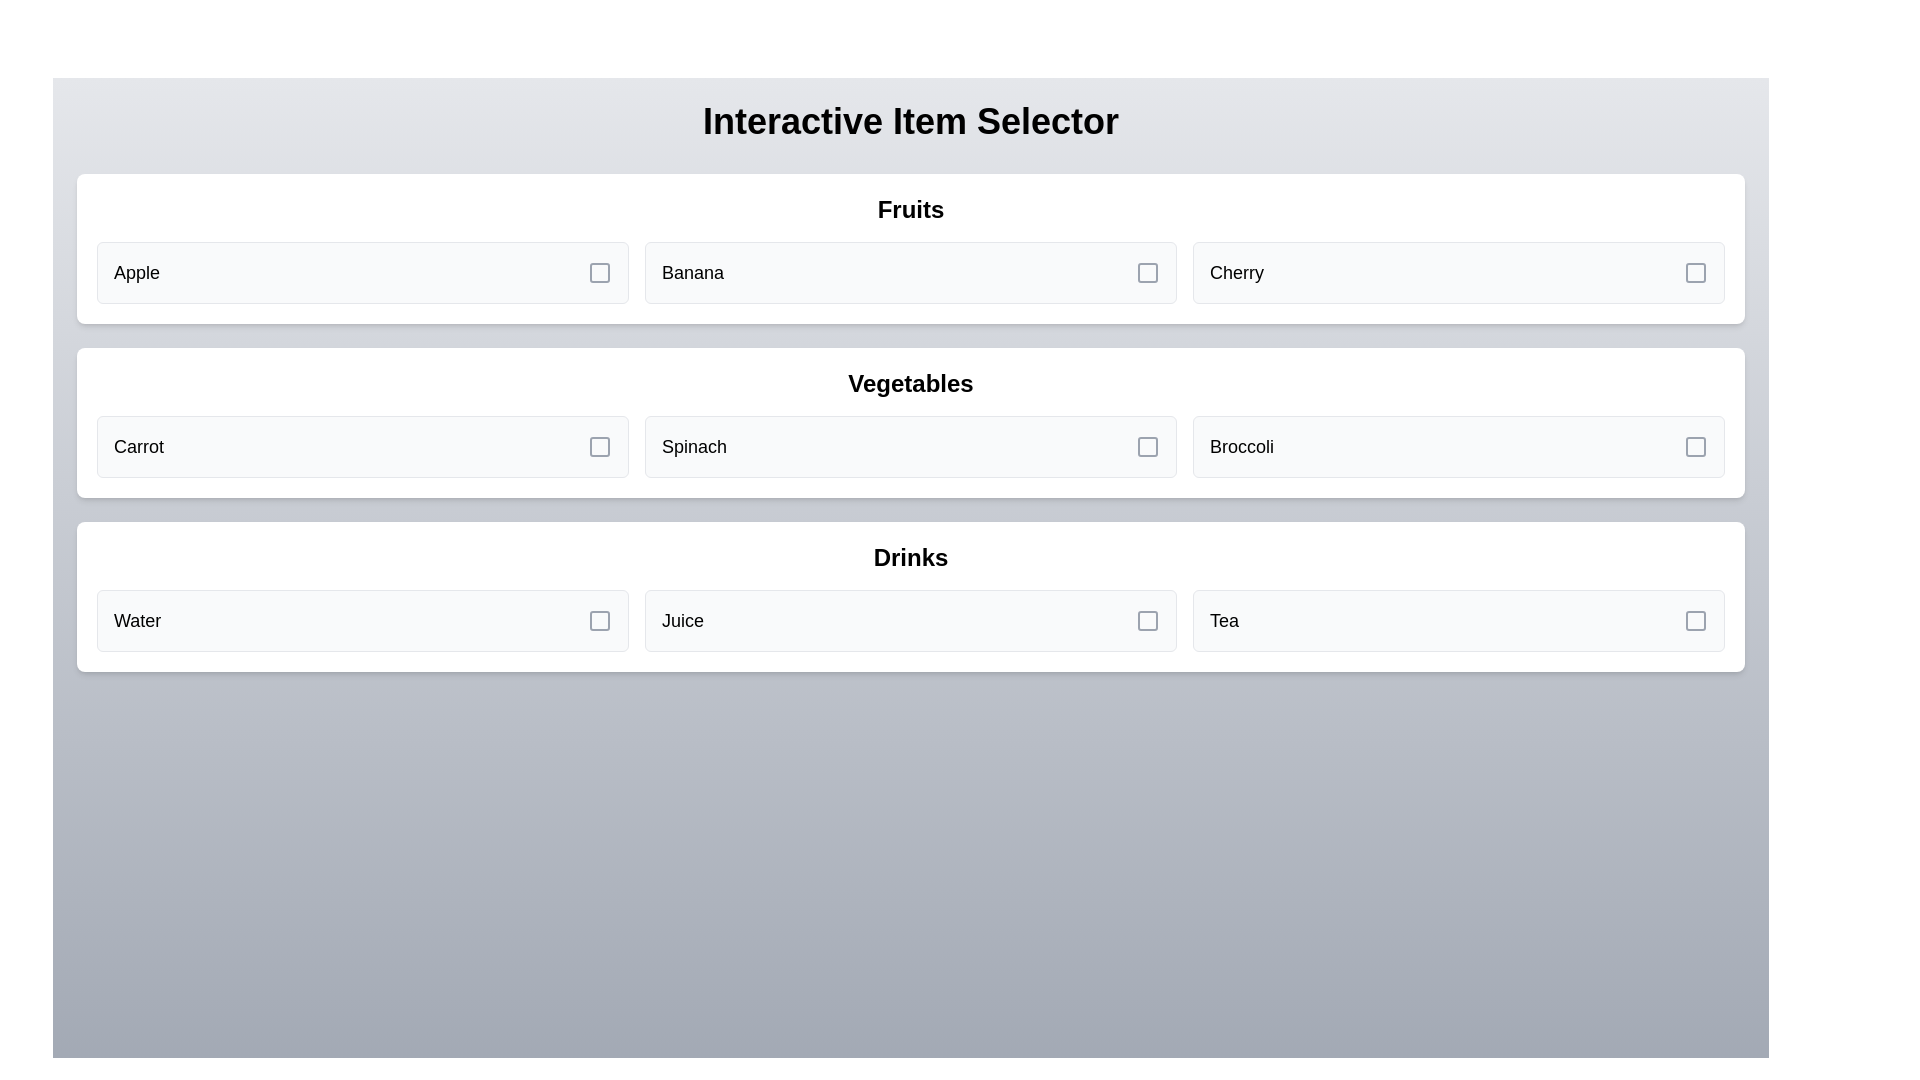 The image size is (1920, 1080). Describe the element at coordinates (910, 446) in the screenshot. I see `the item Spinach from the grid` at that location.